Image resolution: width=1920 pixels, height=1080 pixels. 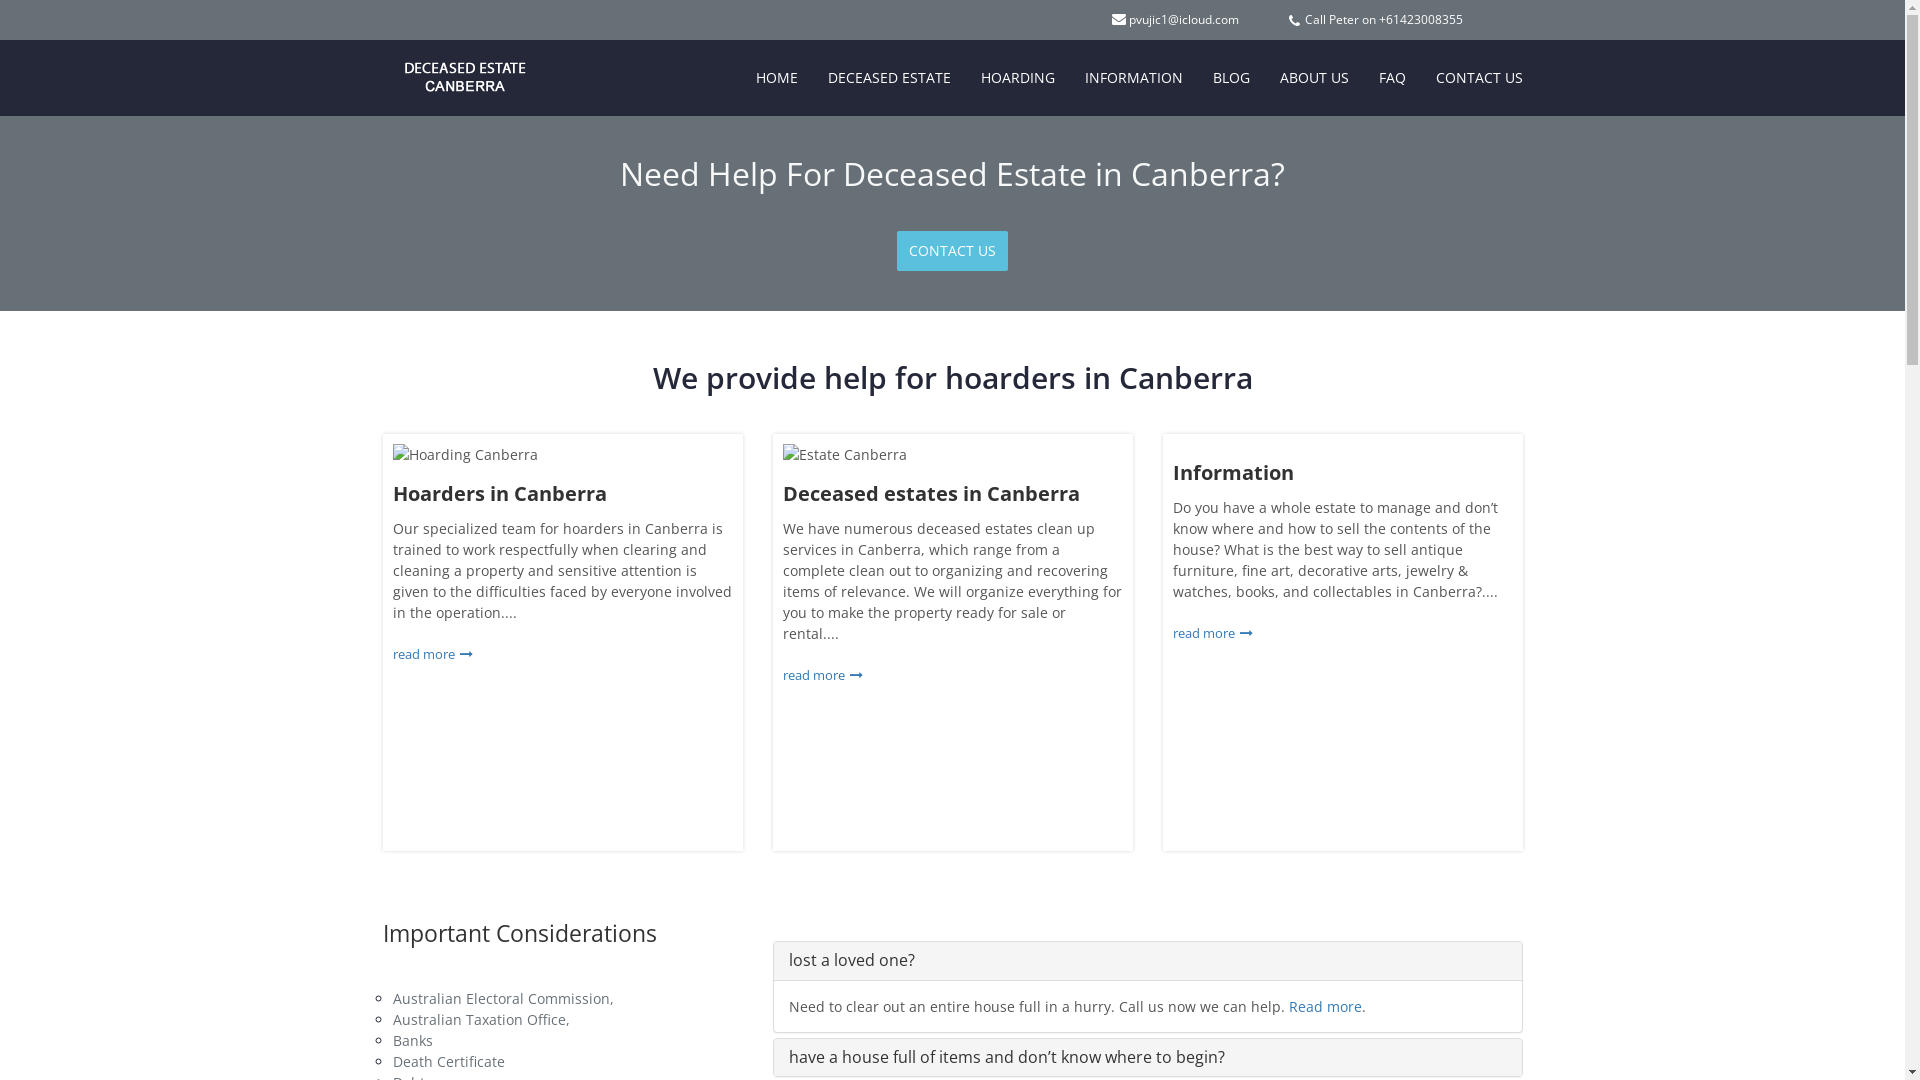 What do you see at coordinates (887, 76) in the screenshot?
I see `'DECEASED ESTATE'` at bounding box center [887, 76].